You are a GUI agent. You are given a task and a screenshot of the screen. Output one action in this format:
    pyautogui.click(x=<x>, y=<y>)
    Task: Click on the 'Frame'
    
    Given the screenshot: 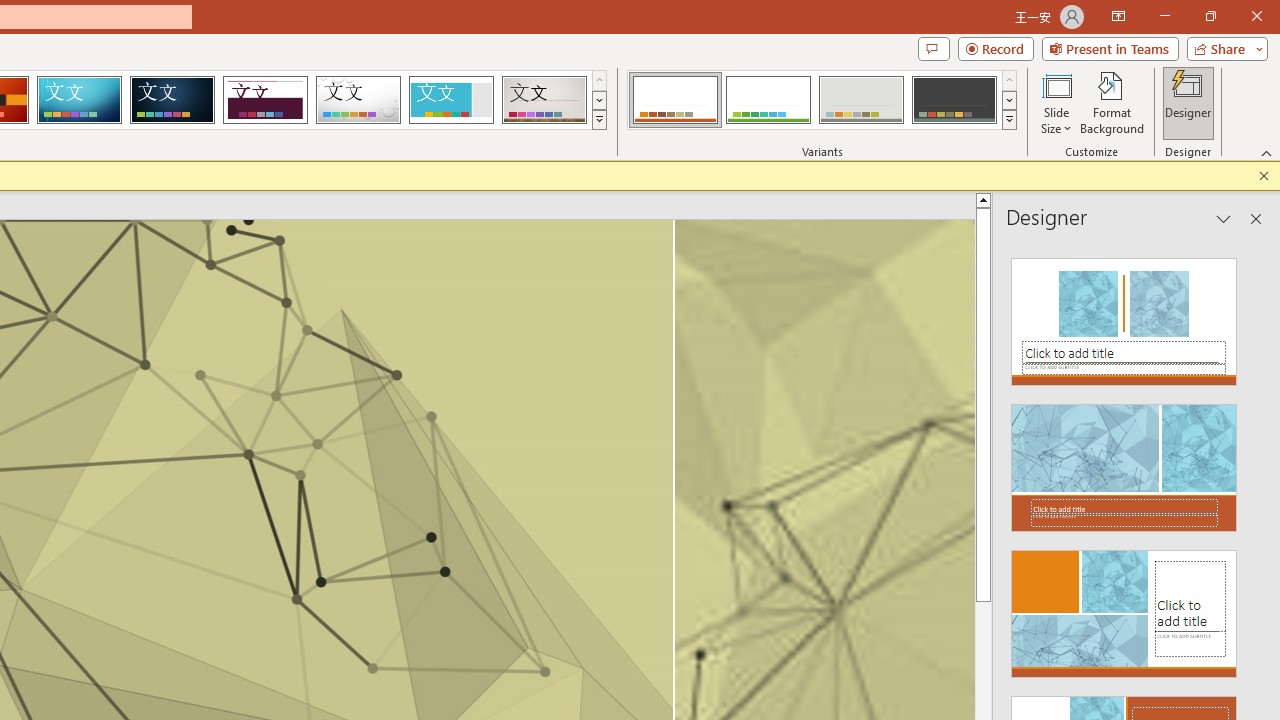 What is the action you would take?
    pyautogui.click(x=450, y=100)
    